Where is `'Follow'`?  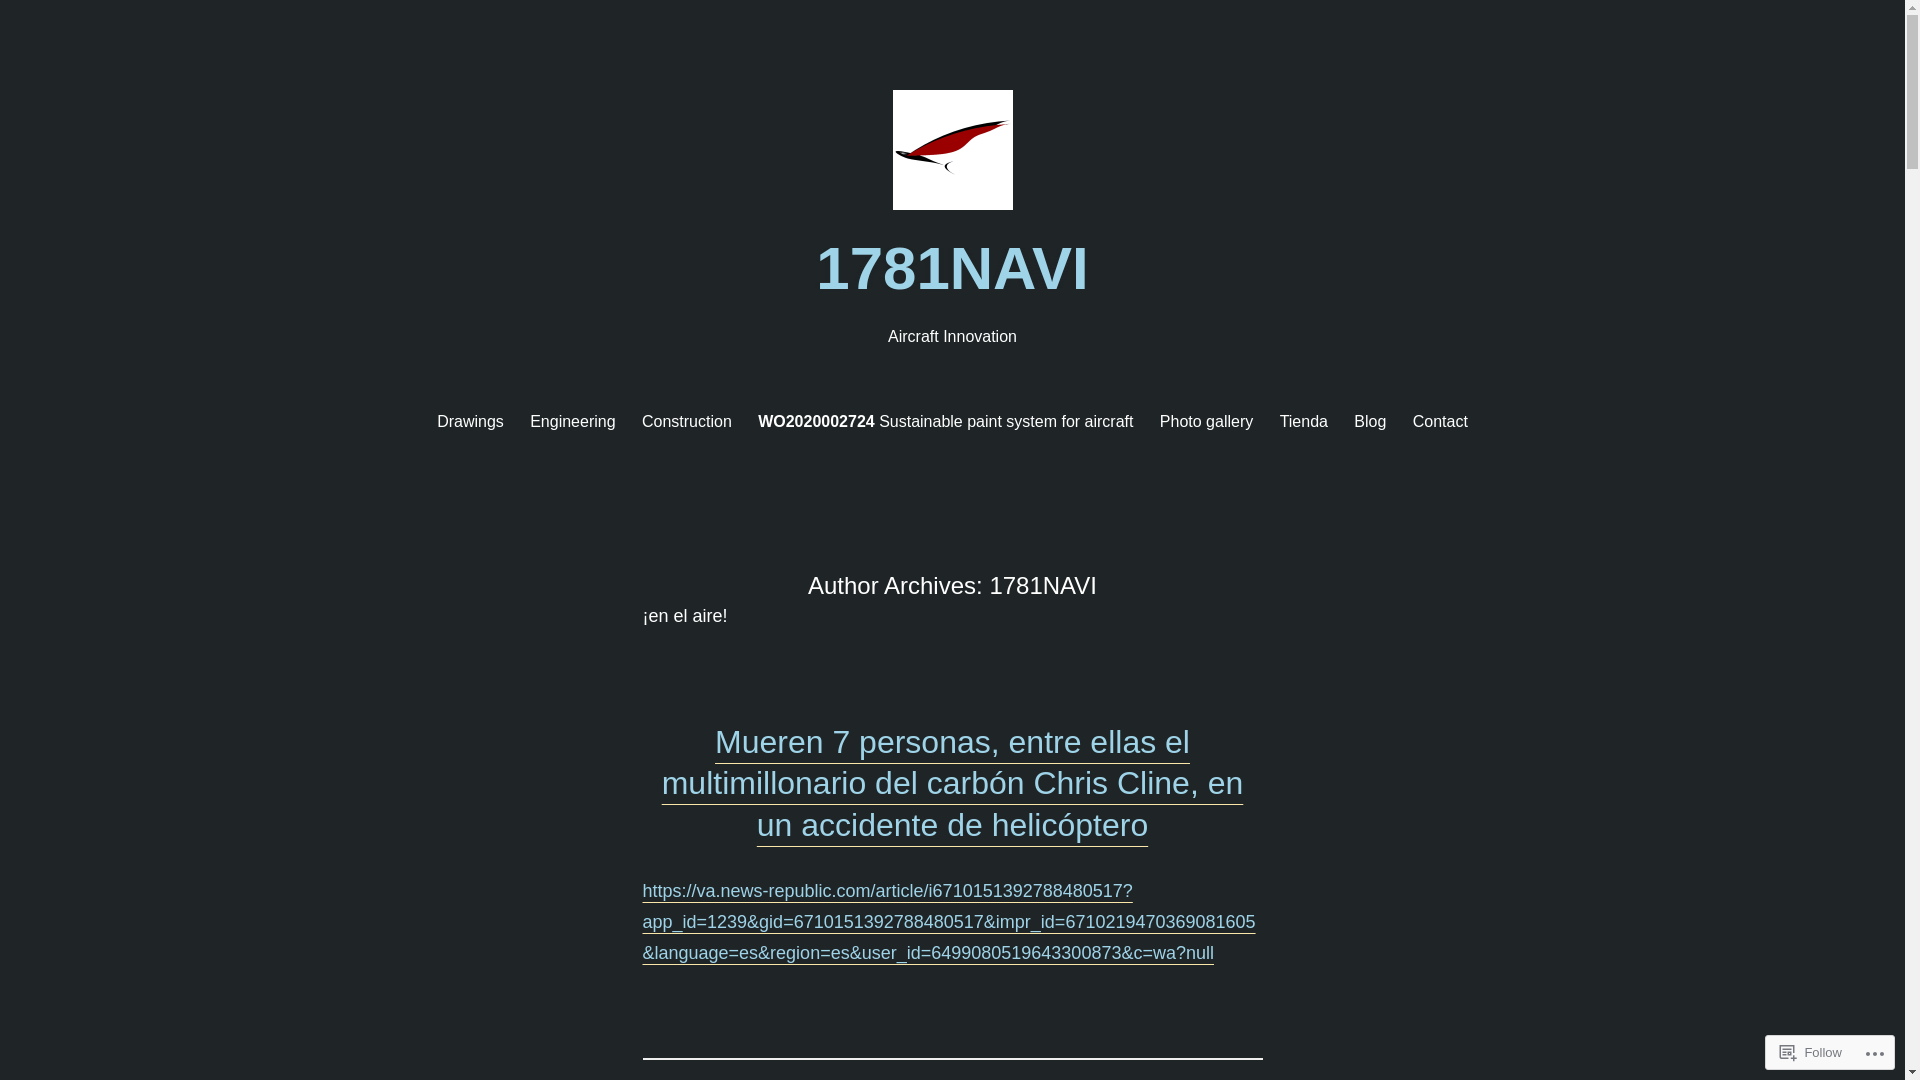
'Follow' is located at coordinates (1810, 1051).